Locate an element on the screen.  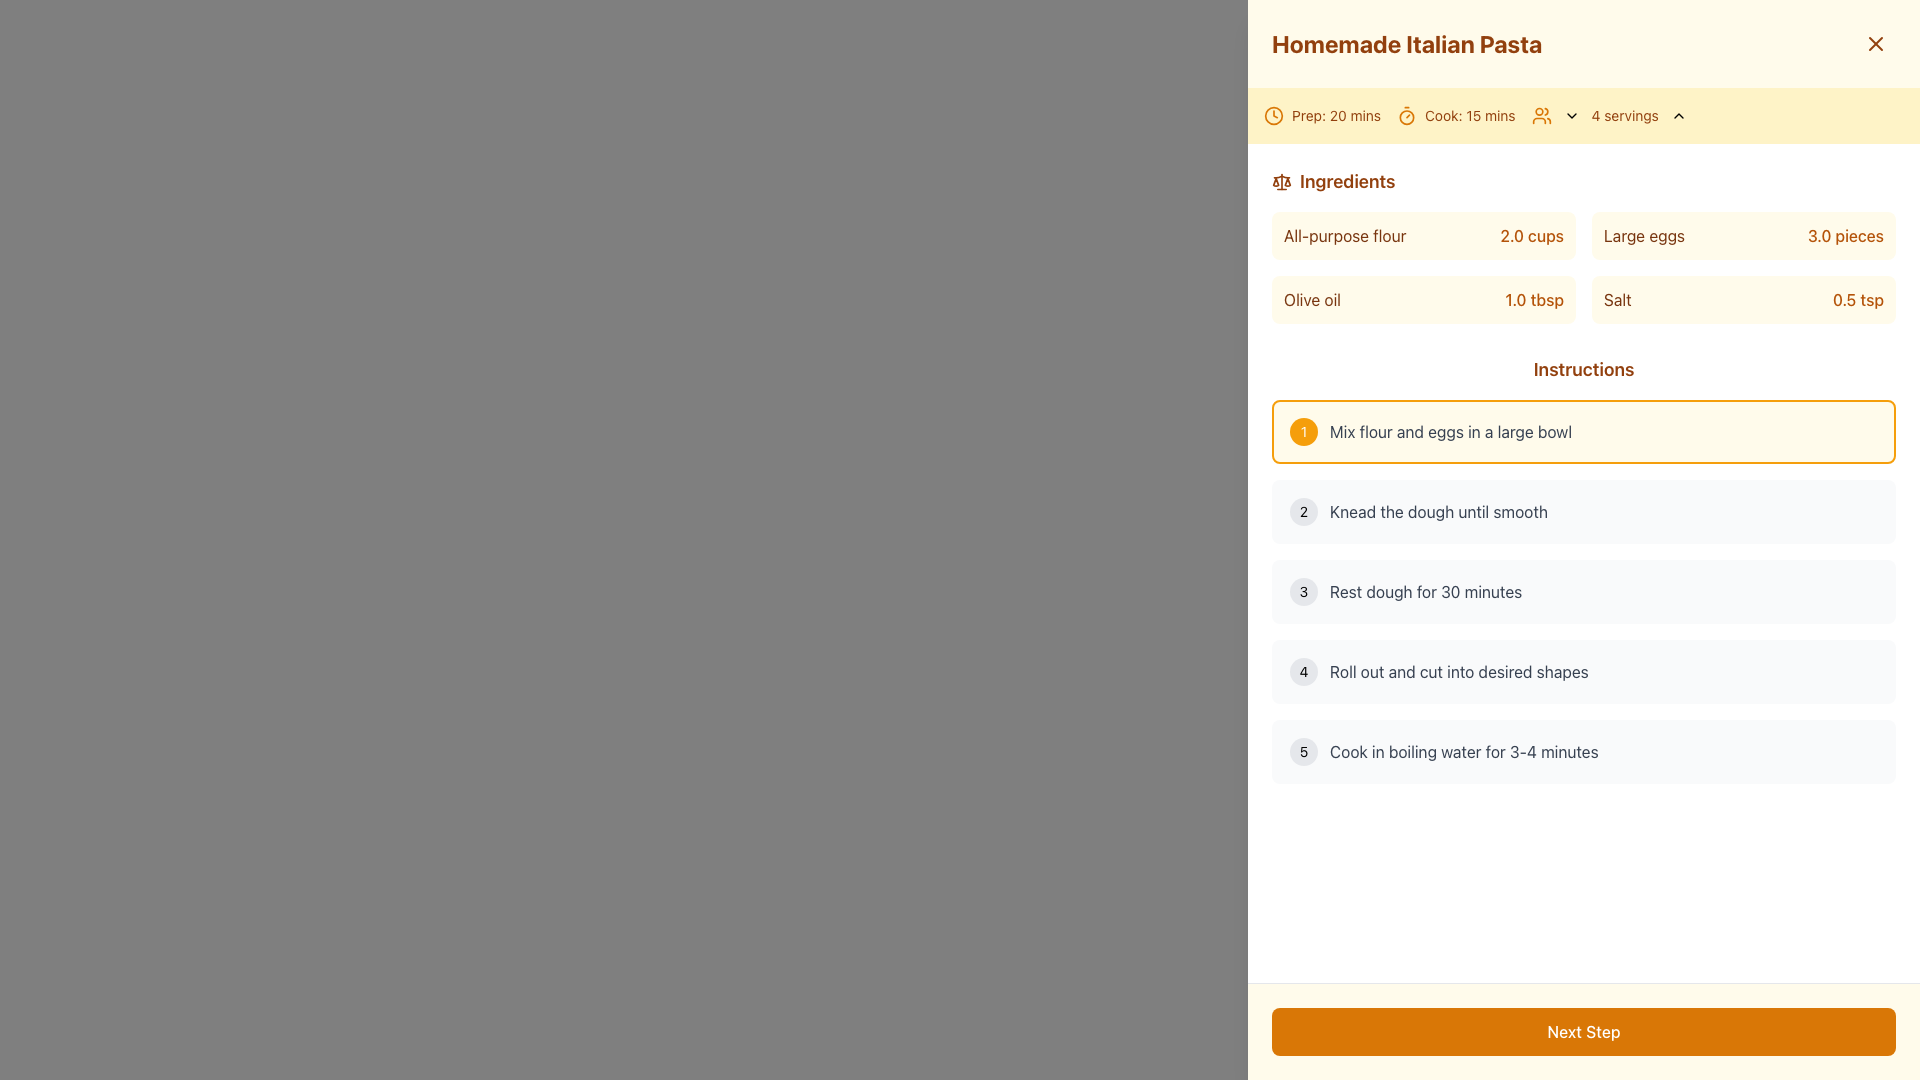
the circular badge indicating step 2 of the instructional sequence, located to the left of the instruction text 'Knead the dough until smooth' is located at coordinates (1304, 511).